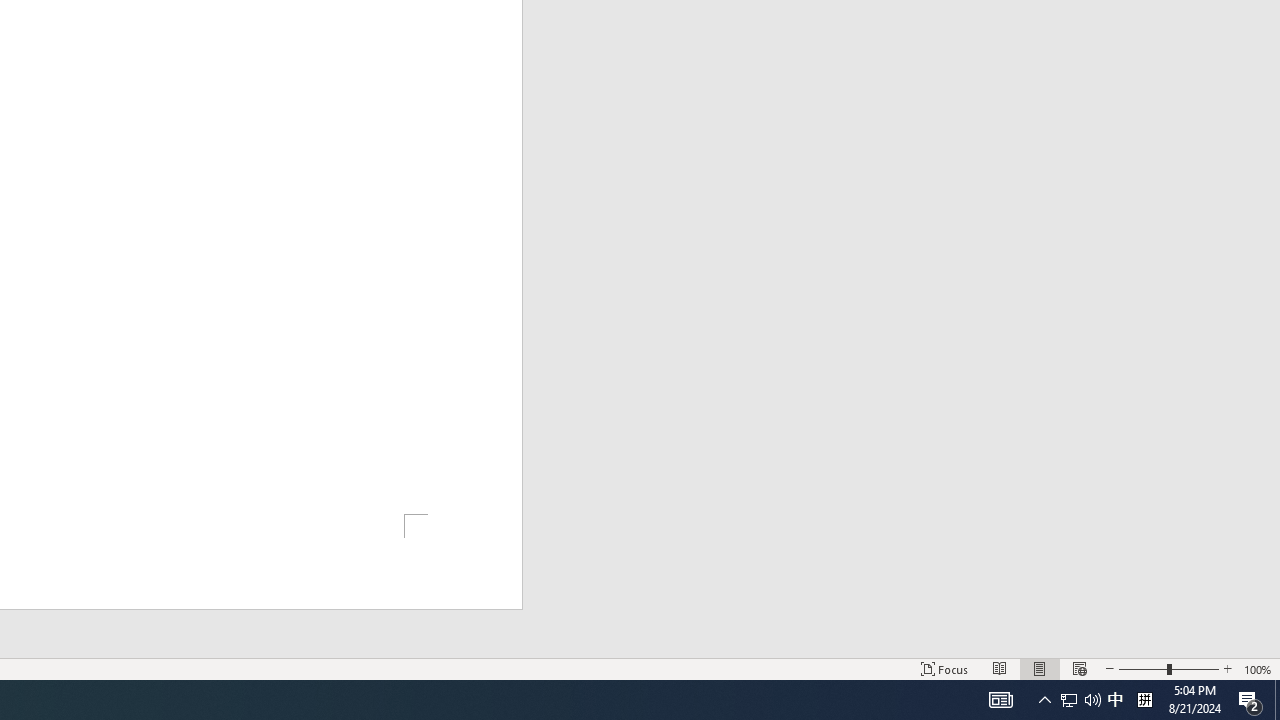  Describe the element at coordinates (1168, 669) in the screenshot. I see `'Zoom'` at that location.